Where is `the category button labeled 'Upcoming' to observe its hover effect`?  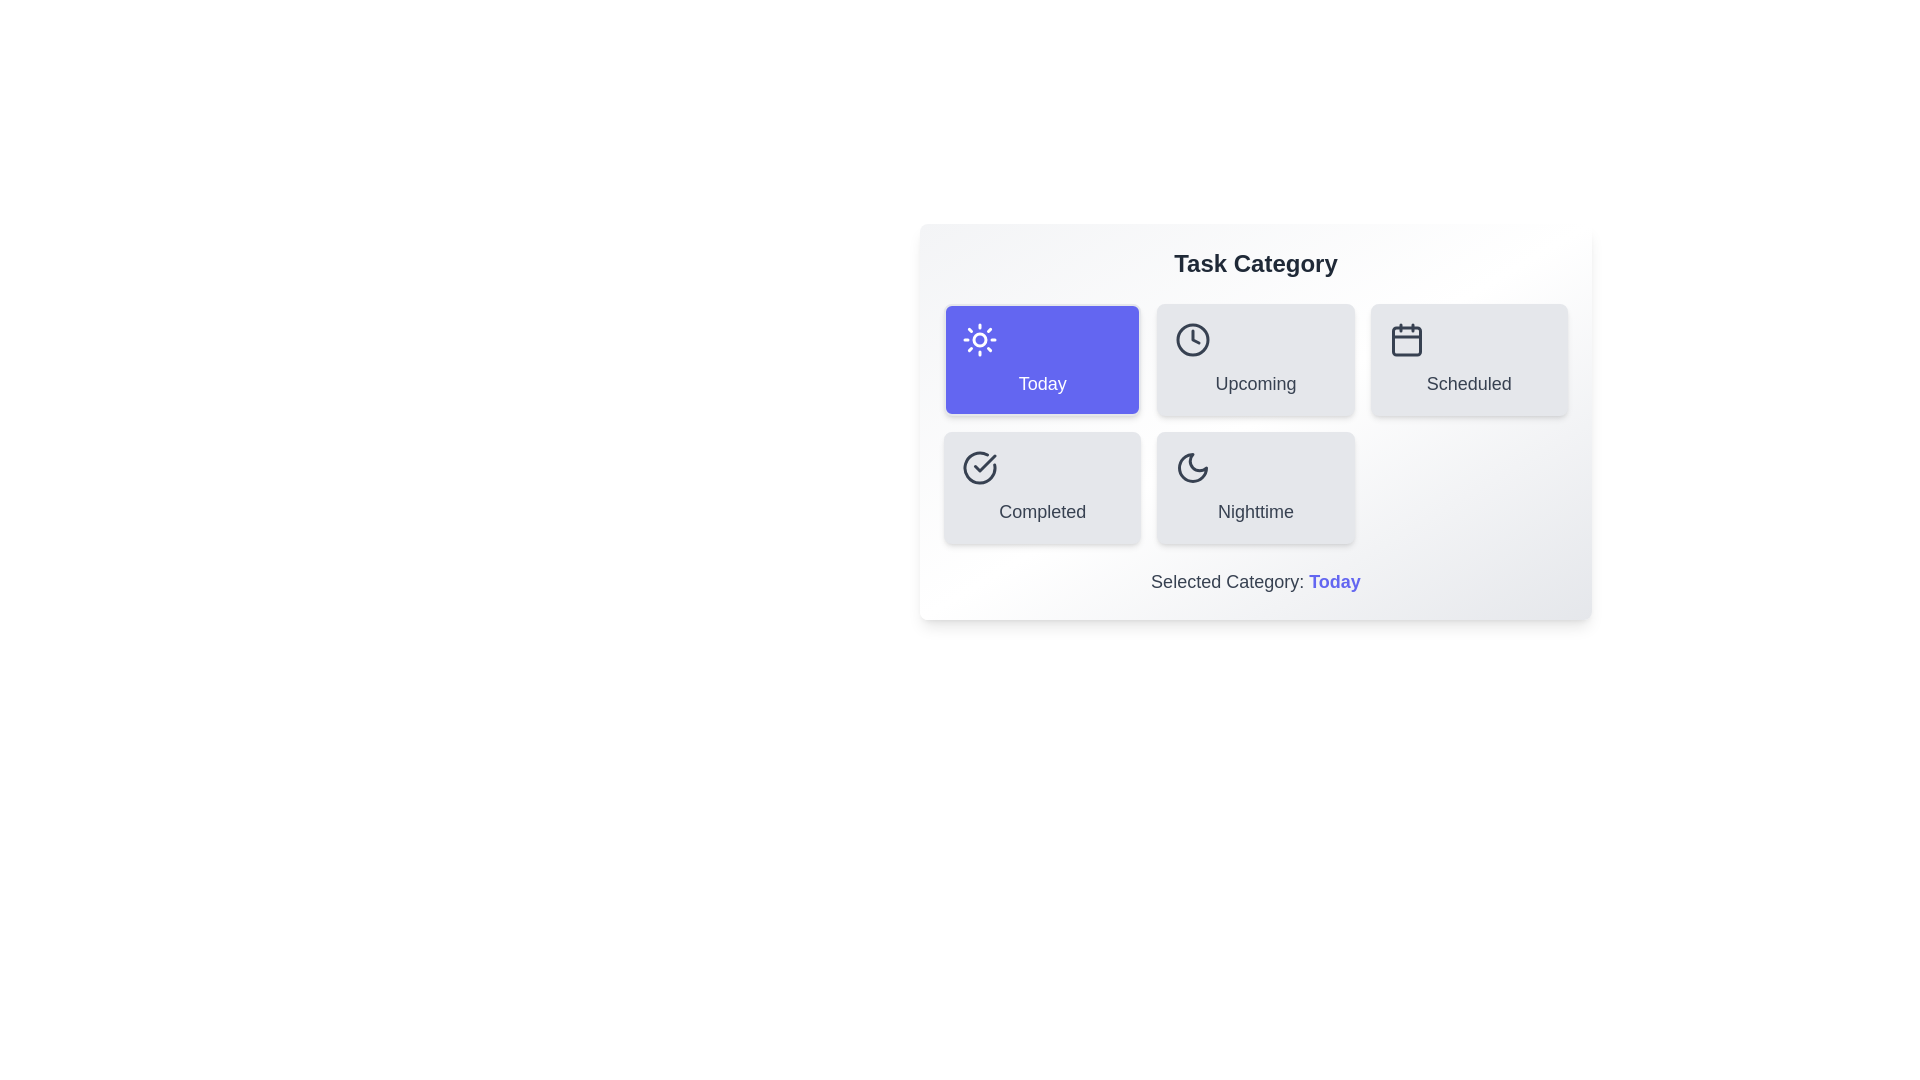
the category button labeled 'Upcoming' to observe its hover effect is located at coordinates (1255, 358).